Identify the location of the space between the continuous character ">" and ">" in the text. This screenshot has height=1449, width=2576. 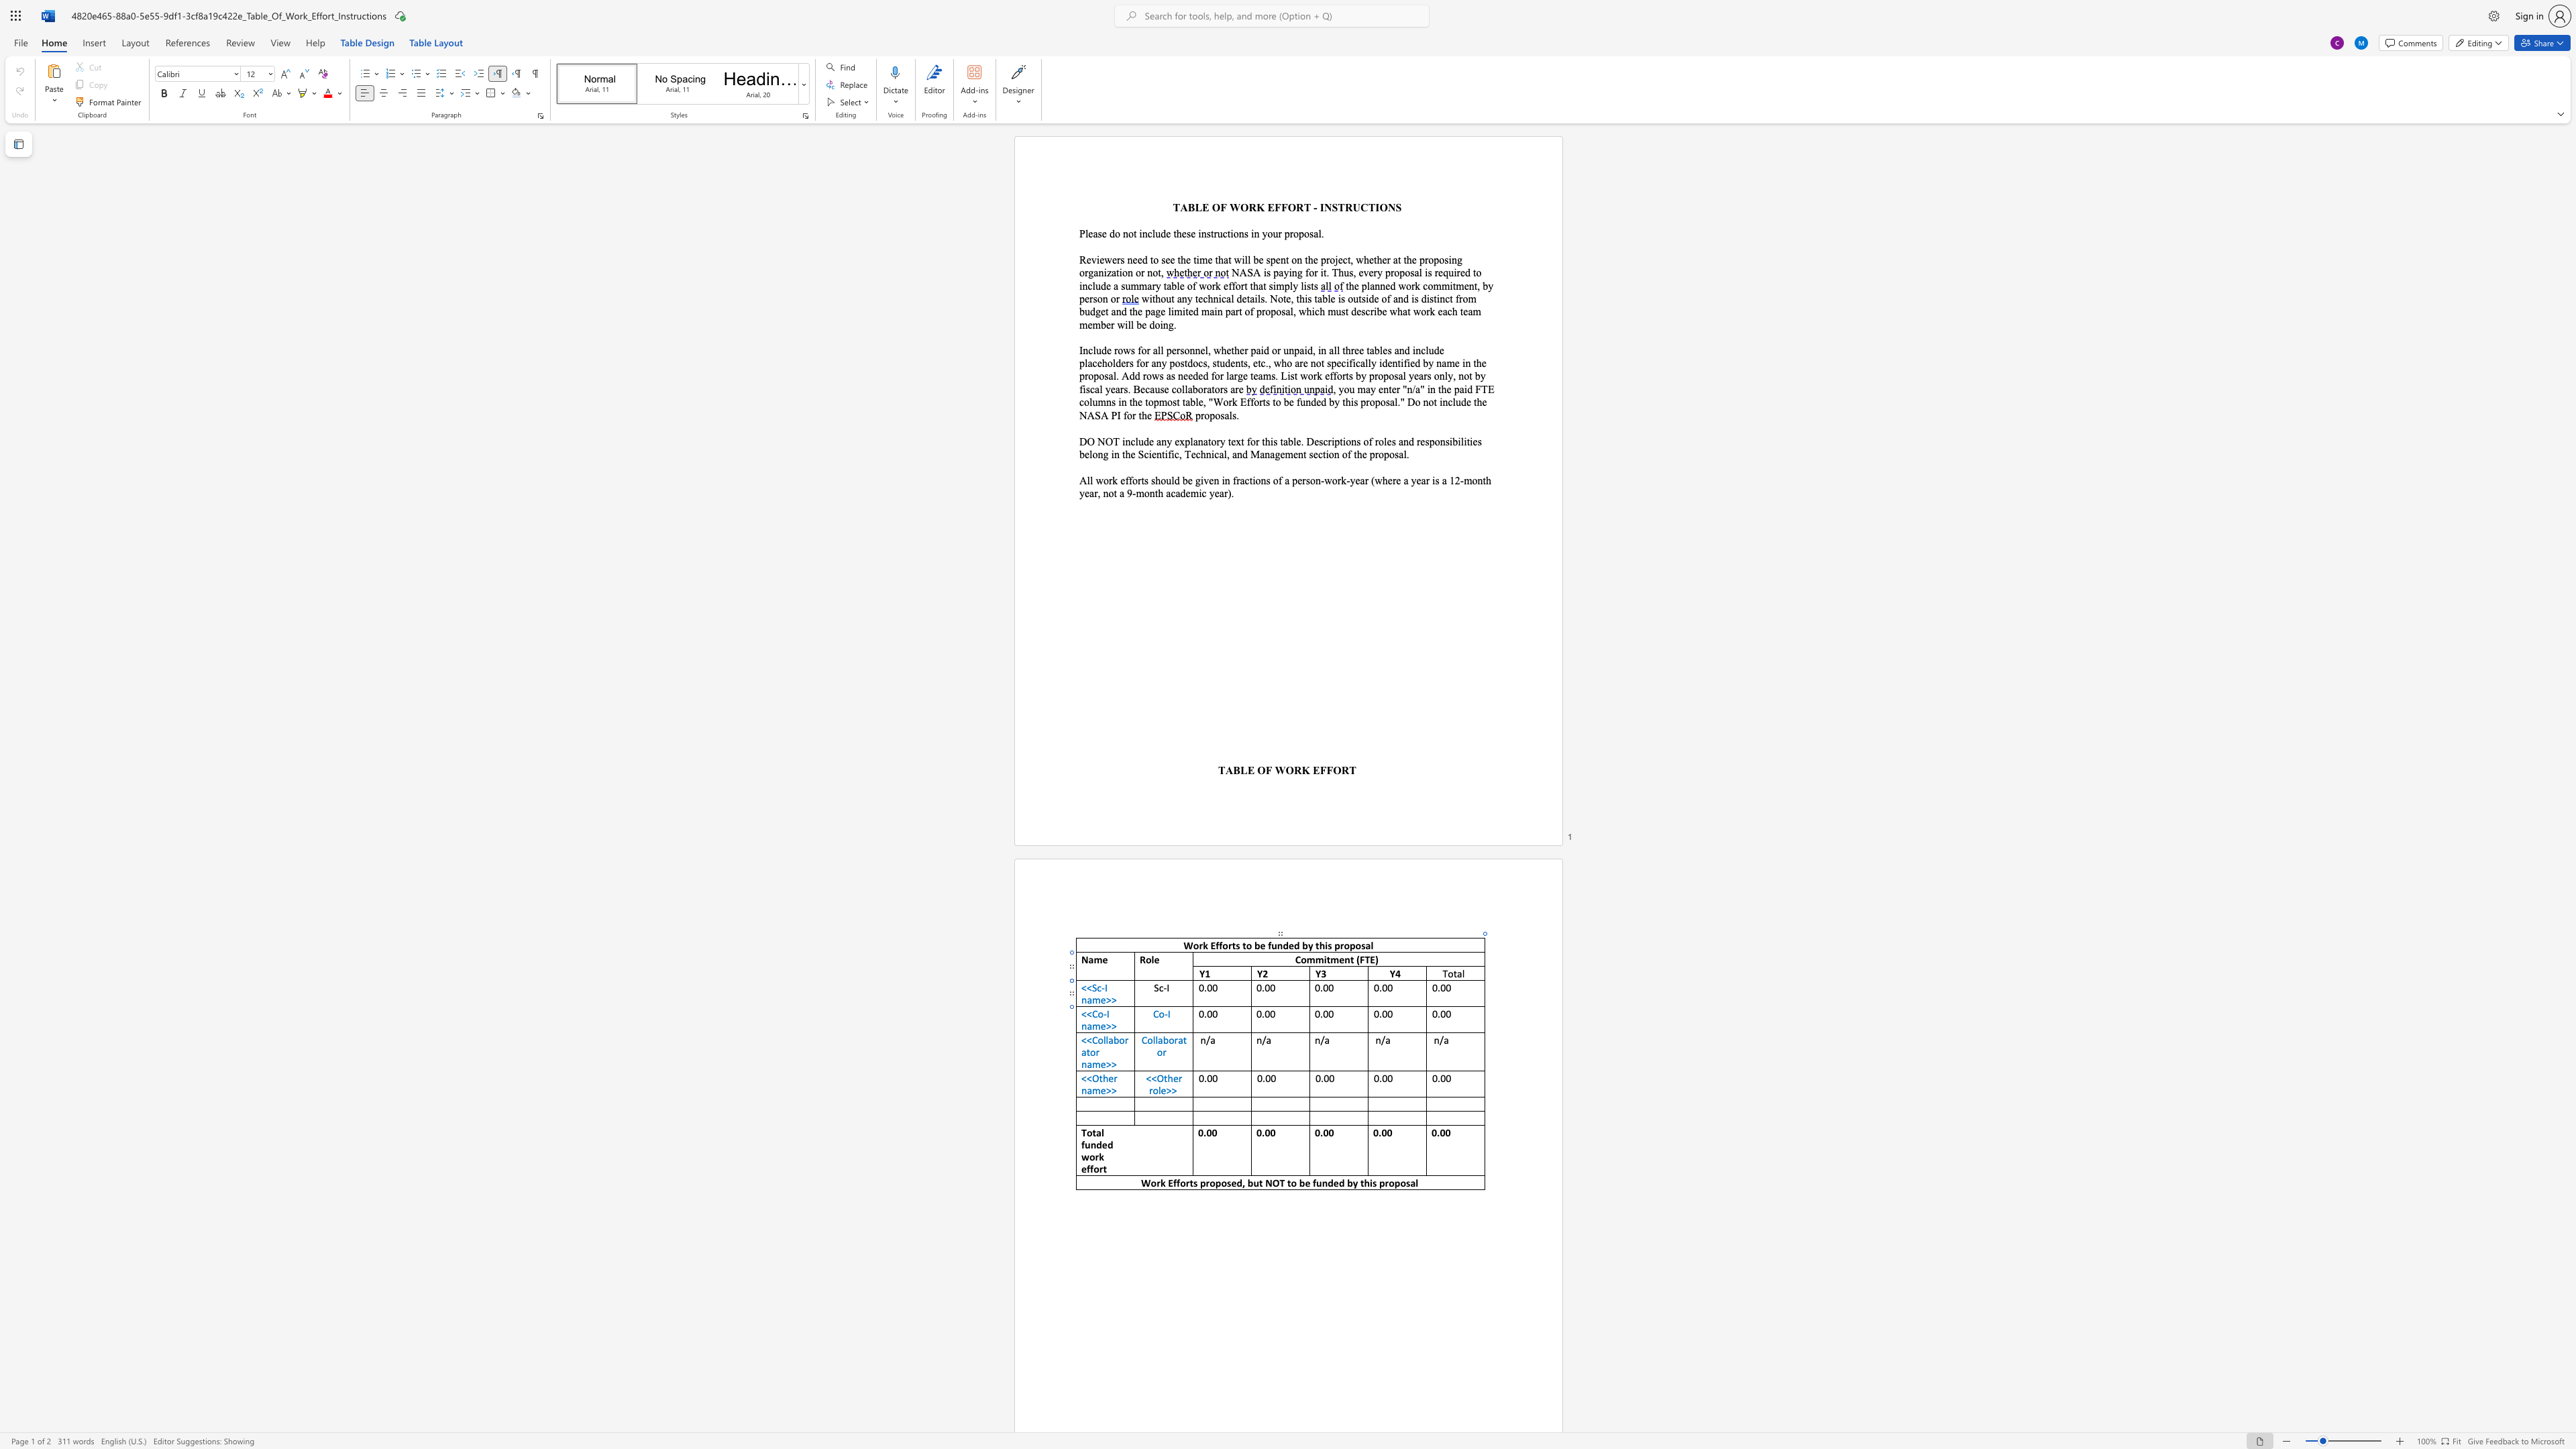
(1111, 1026).